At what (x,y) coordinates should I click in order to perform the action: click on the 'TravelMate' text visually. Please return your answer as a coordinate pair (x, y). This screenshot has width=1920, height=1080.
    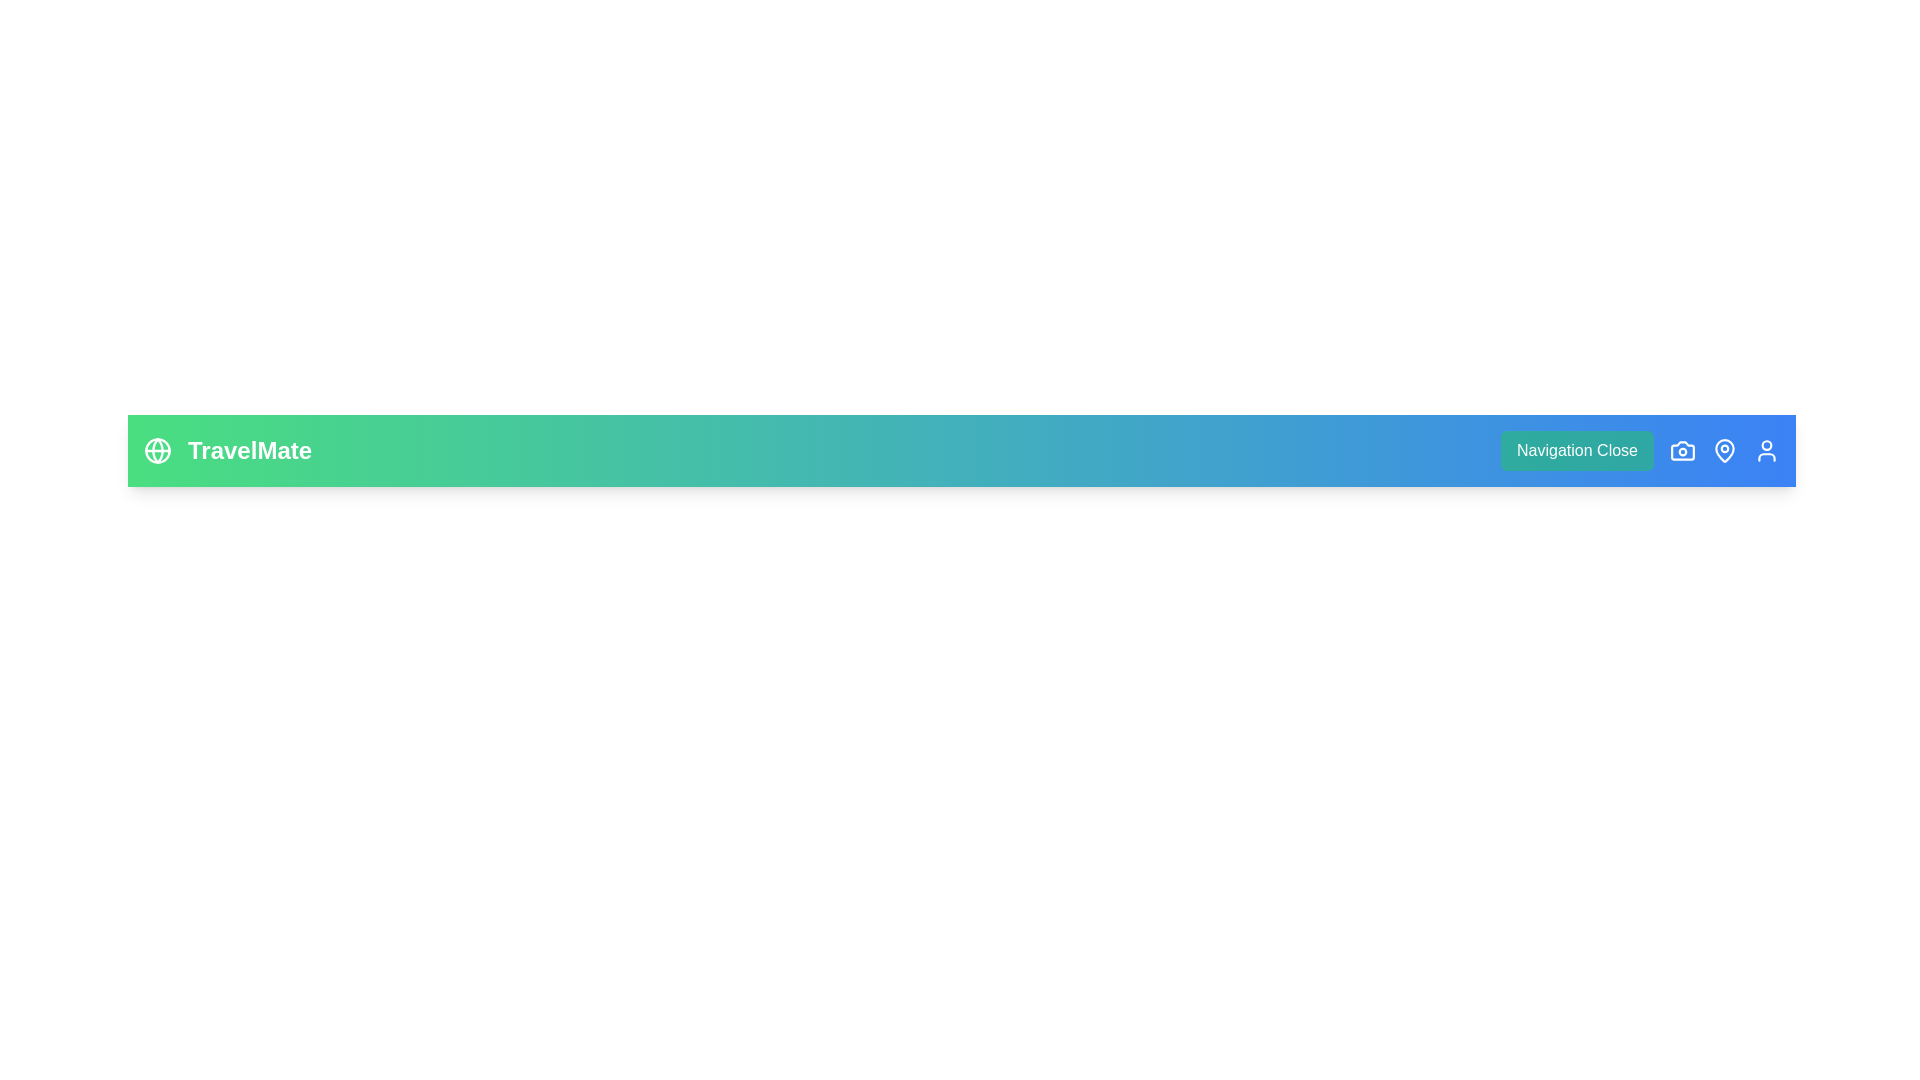
    Looking at the image, I should click on (248, 451).